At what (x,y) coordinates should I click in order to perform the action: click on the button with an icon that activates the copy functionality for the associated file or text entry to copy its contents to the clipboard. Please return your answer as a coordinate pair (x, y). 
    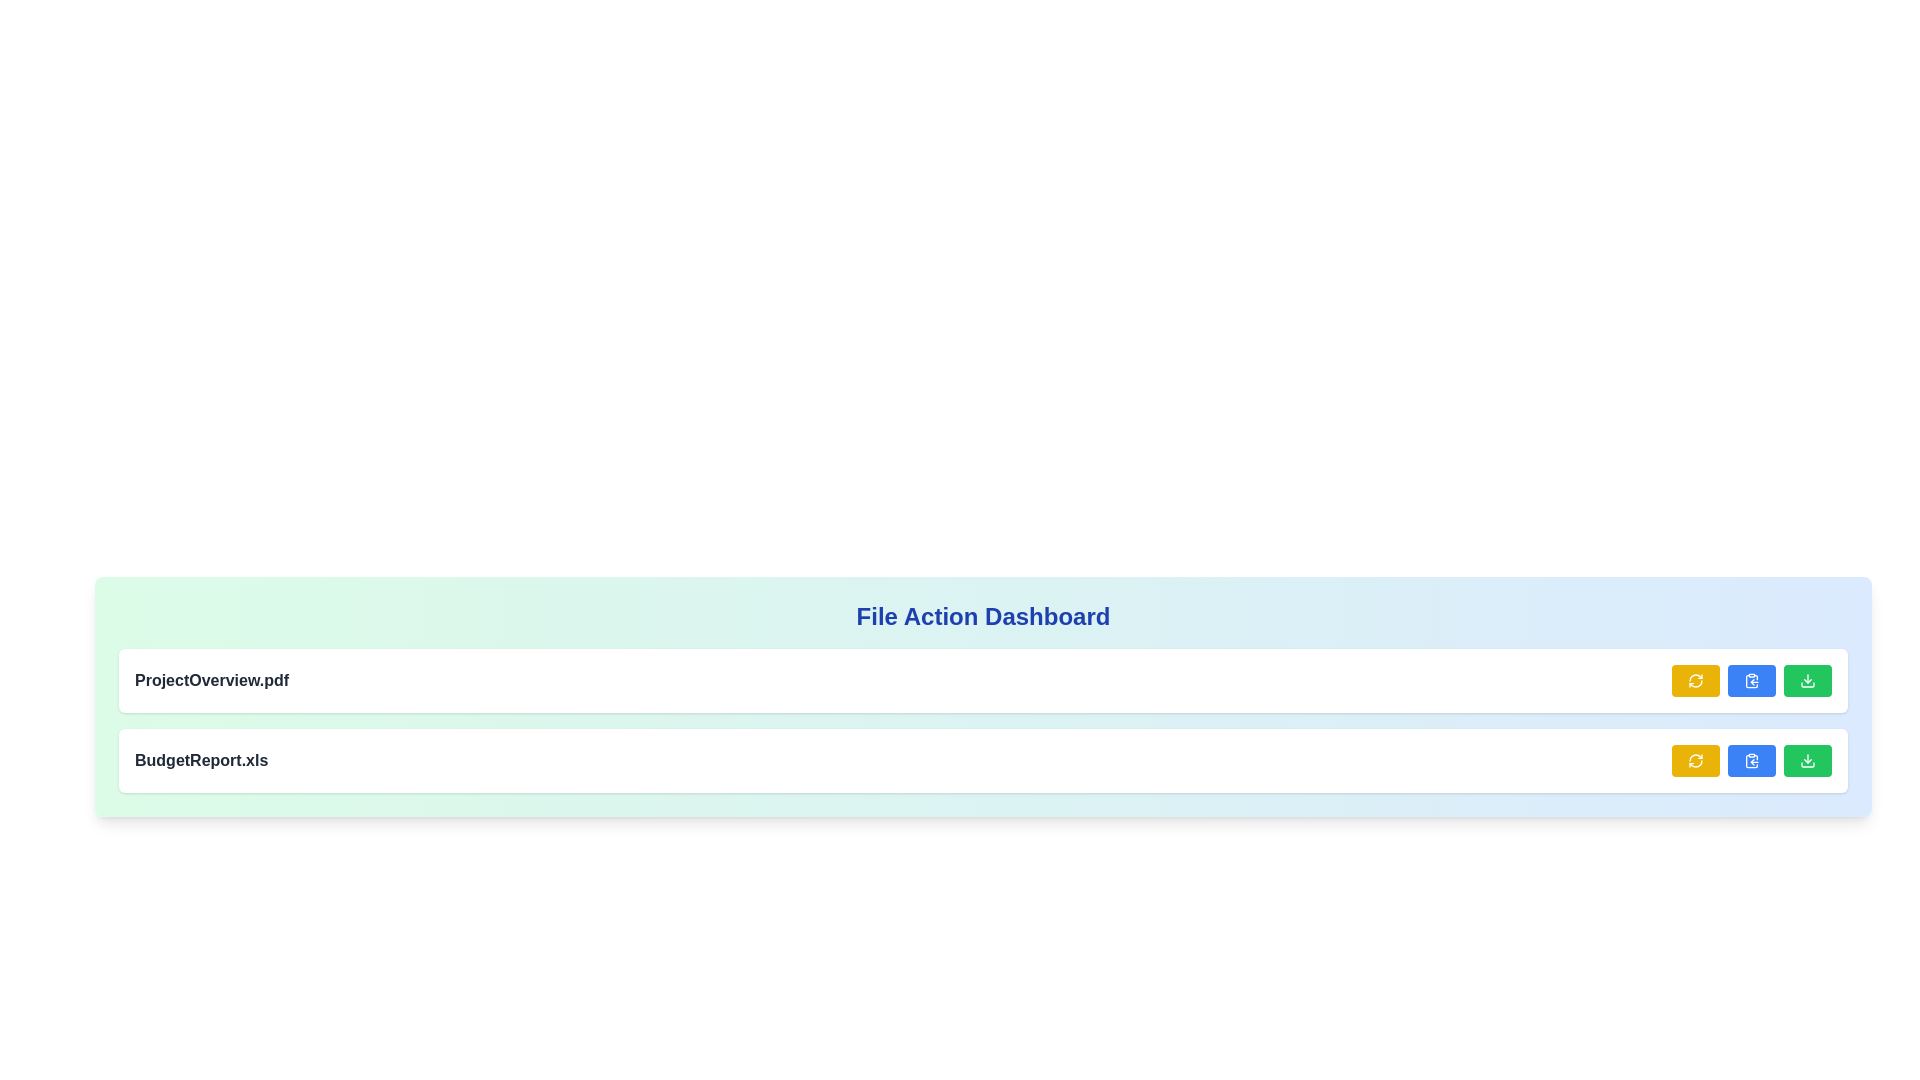
    Looking at the image, I should click on (1751, 680).